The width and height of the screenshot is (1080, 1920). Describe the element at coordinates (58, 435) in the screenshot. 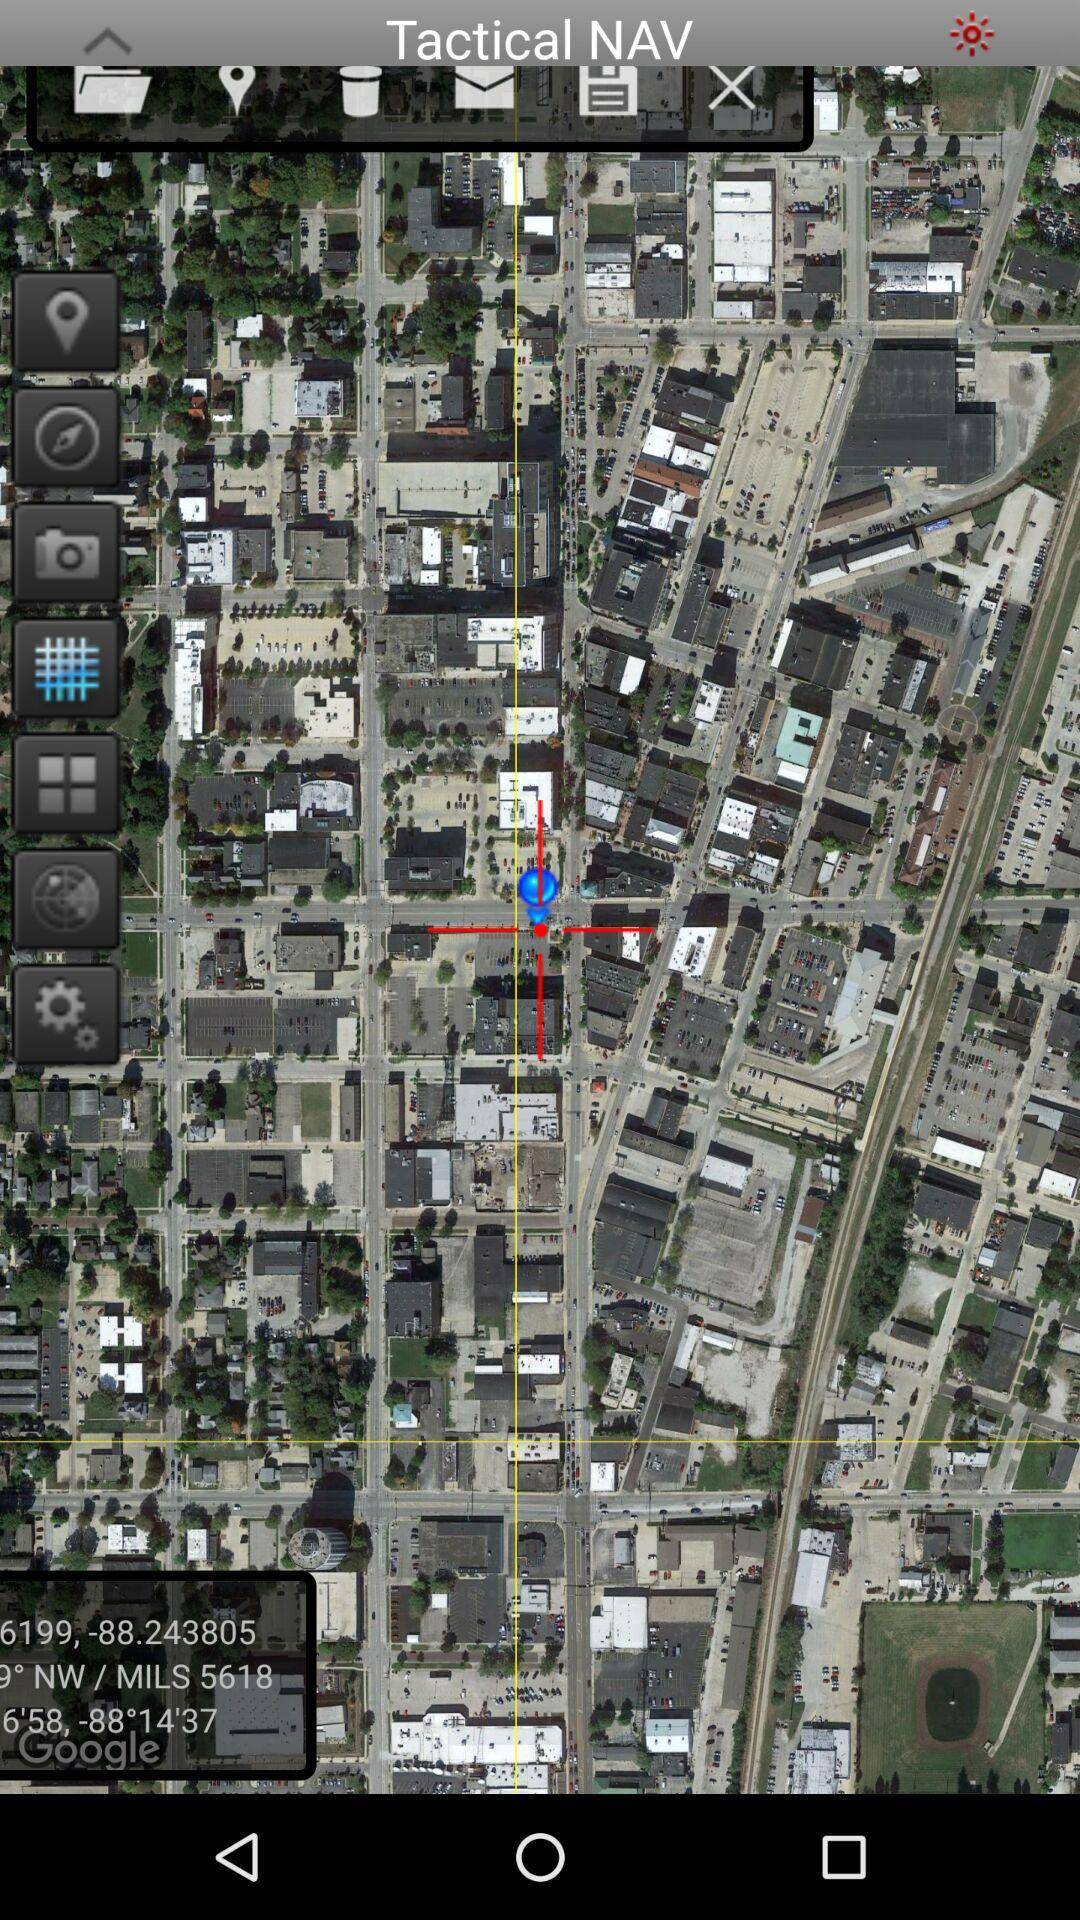

I see `see directions` at that location.